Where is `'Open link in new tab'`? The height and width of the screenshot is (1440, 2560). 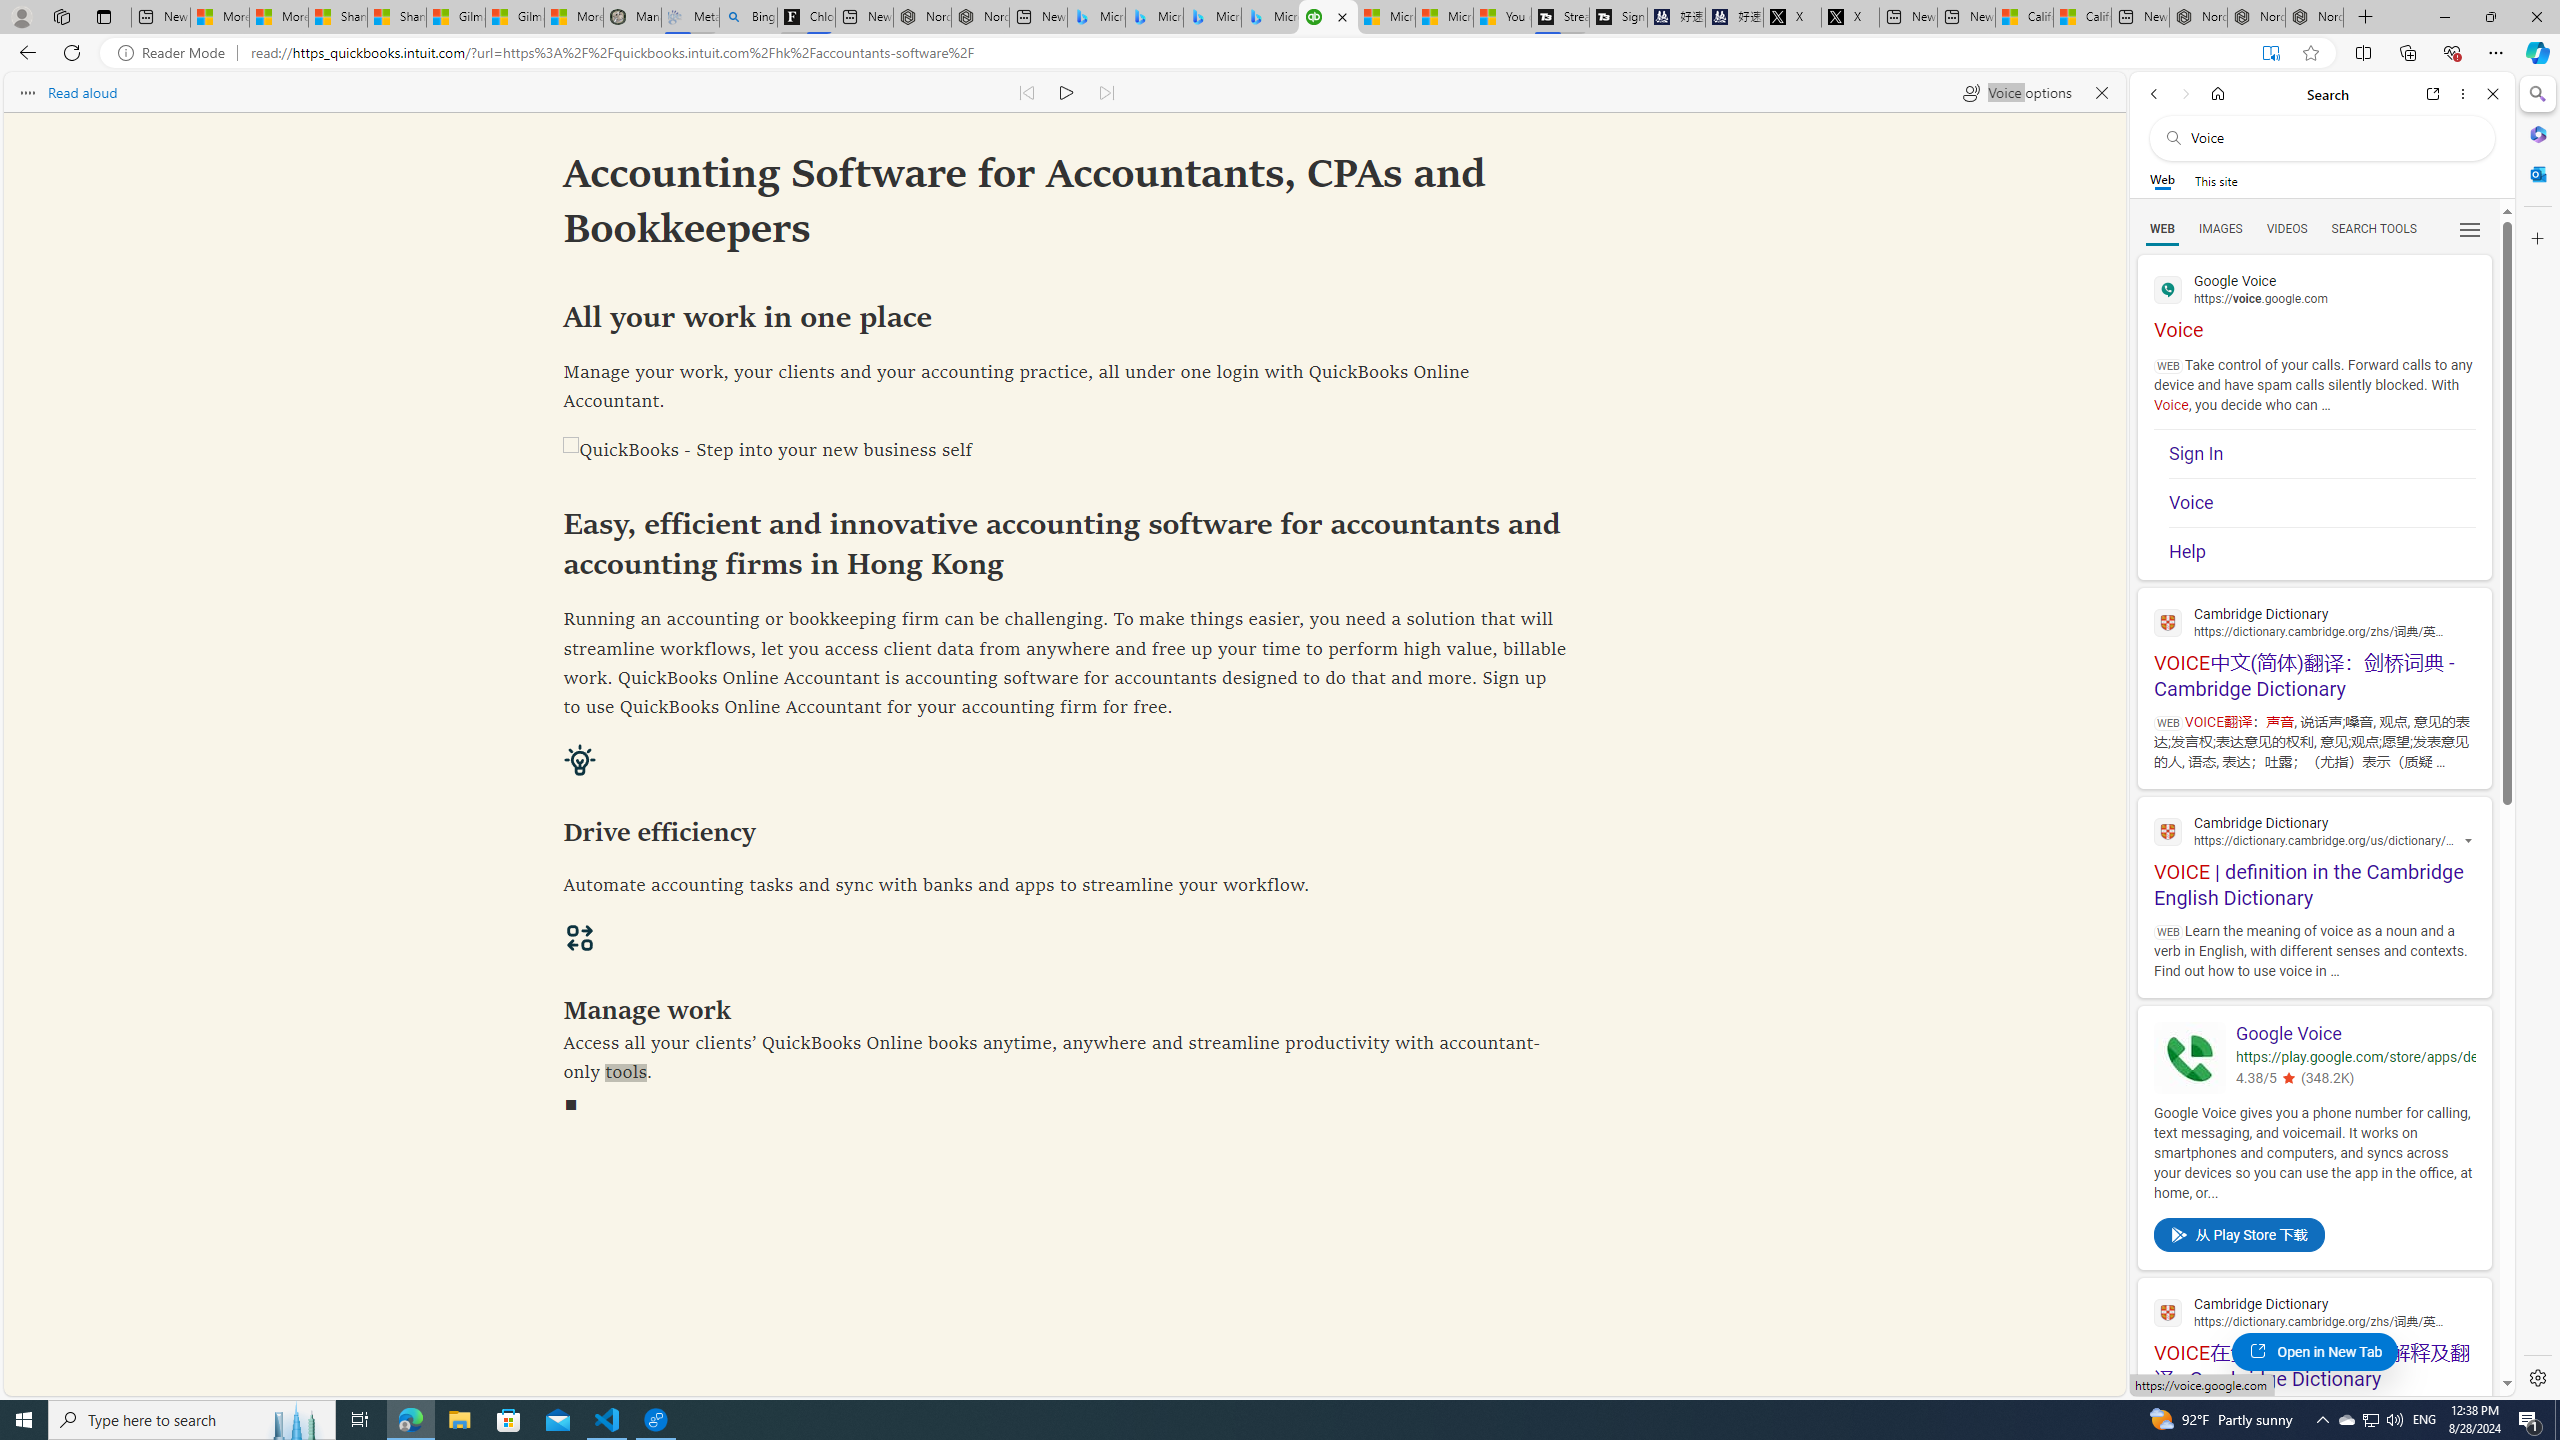
'Open link in new tab' is located at coordinates (2433, 93).